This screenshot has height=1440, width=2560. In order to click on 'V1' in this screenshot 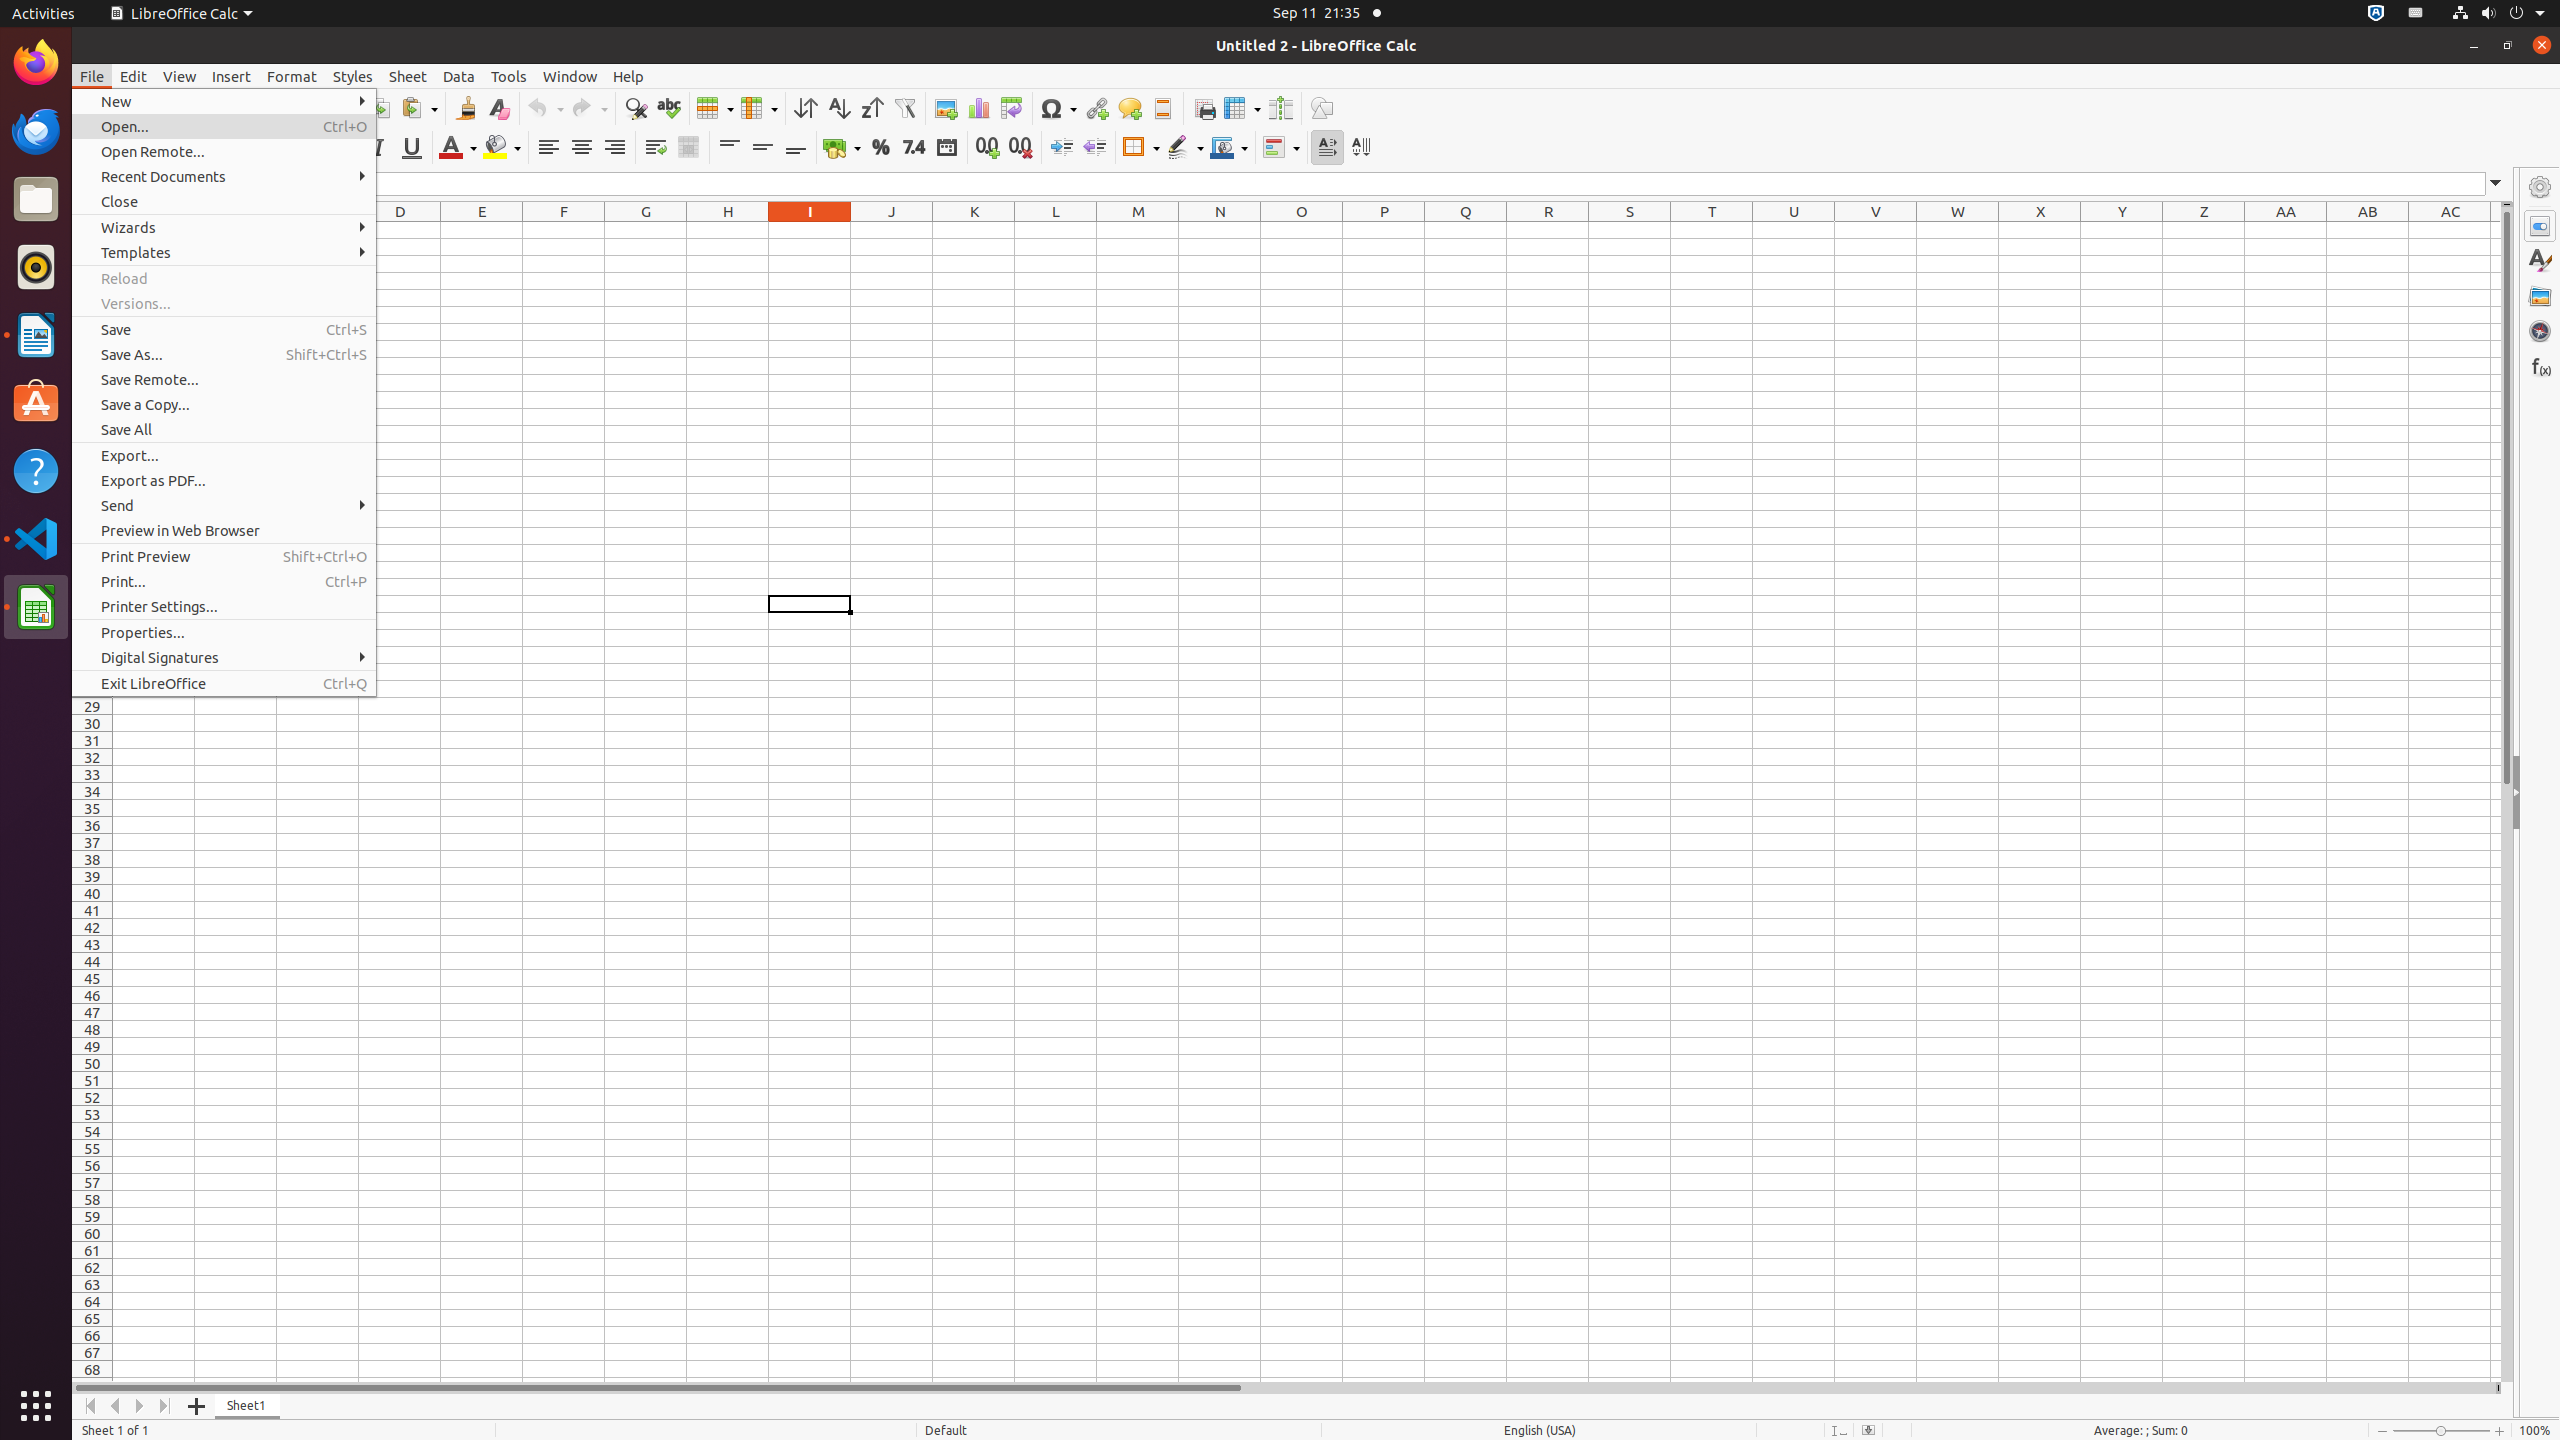, I will do `click(1875, 229)`.